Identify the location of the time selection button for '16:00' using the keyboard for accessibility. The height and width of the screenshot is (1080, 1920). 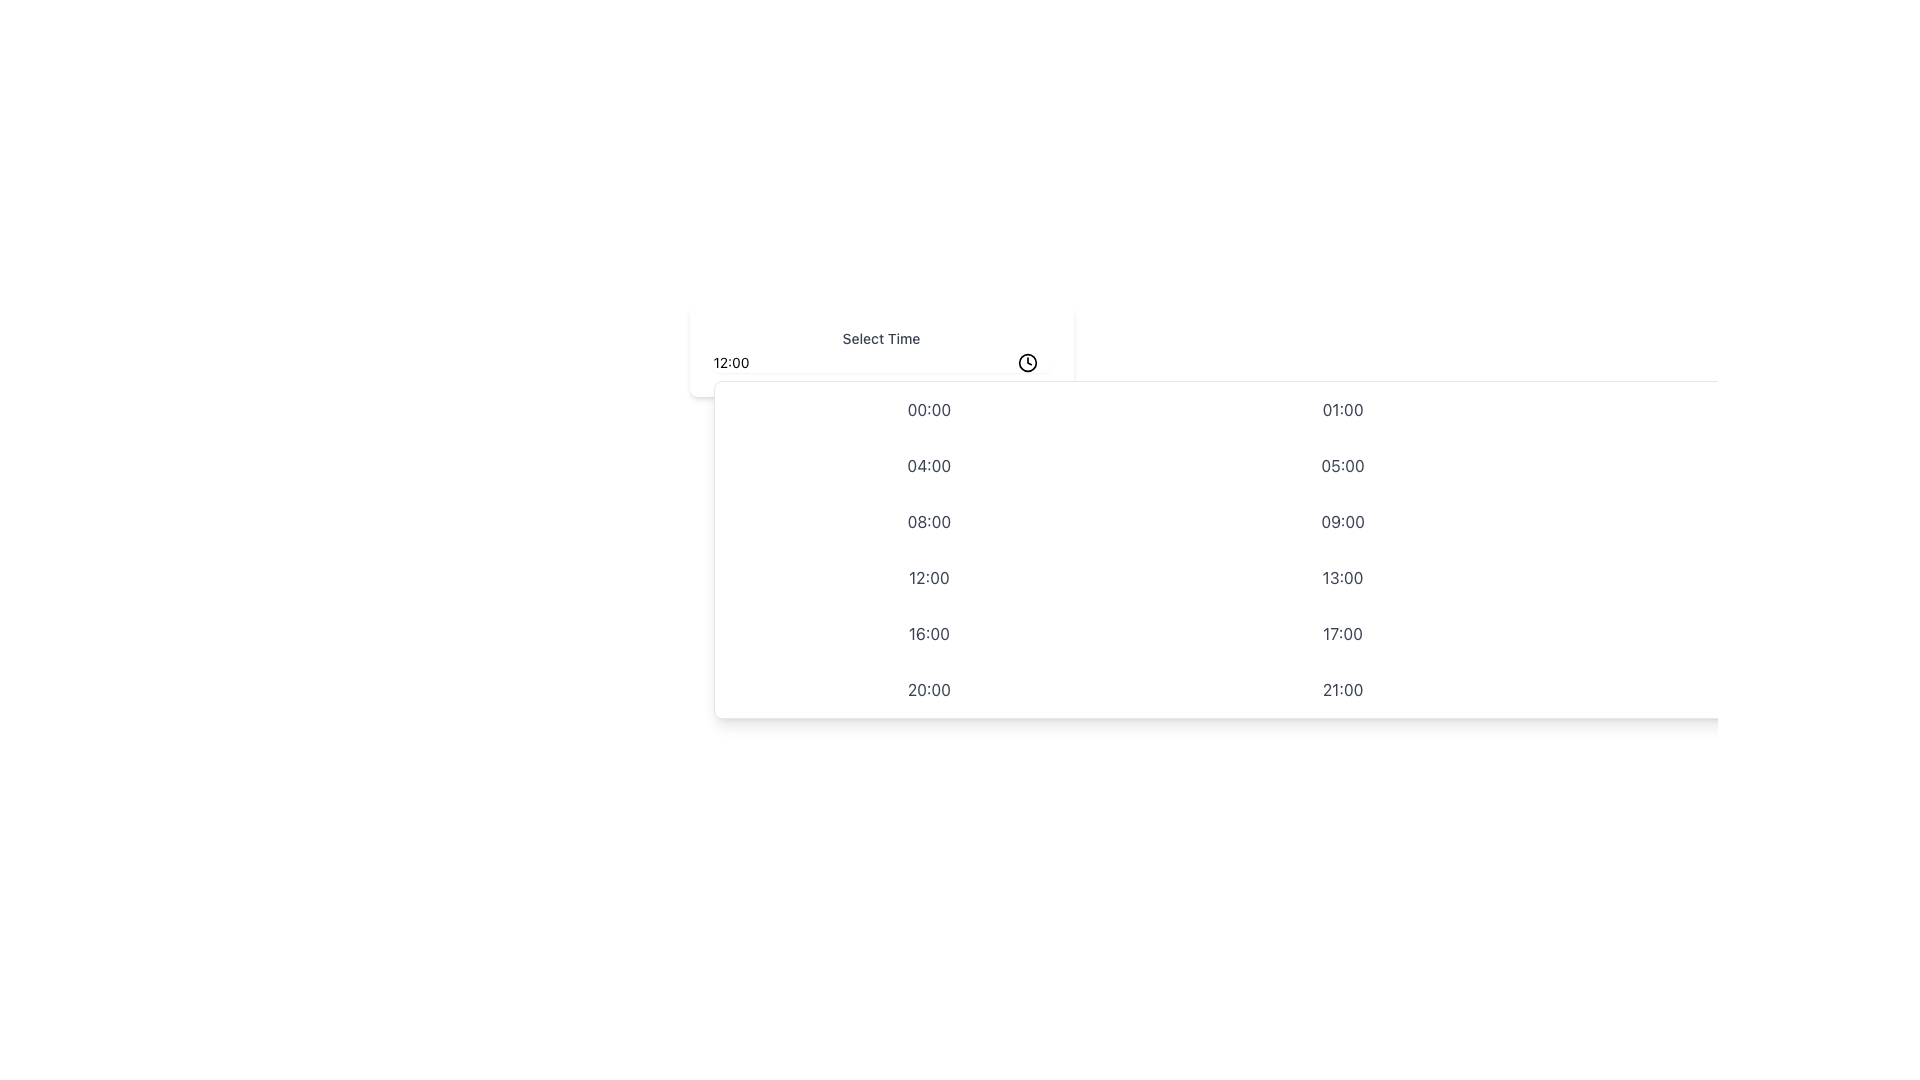
(928, 633).